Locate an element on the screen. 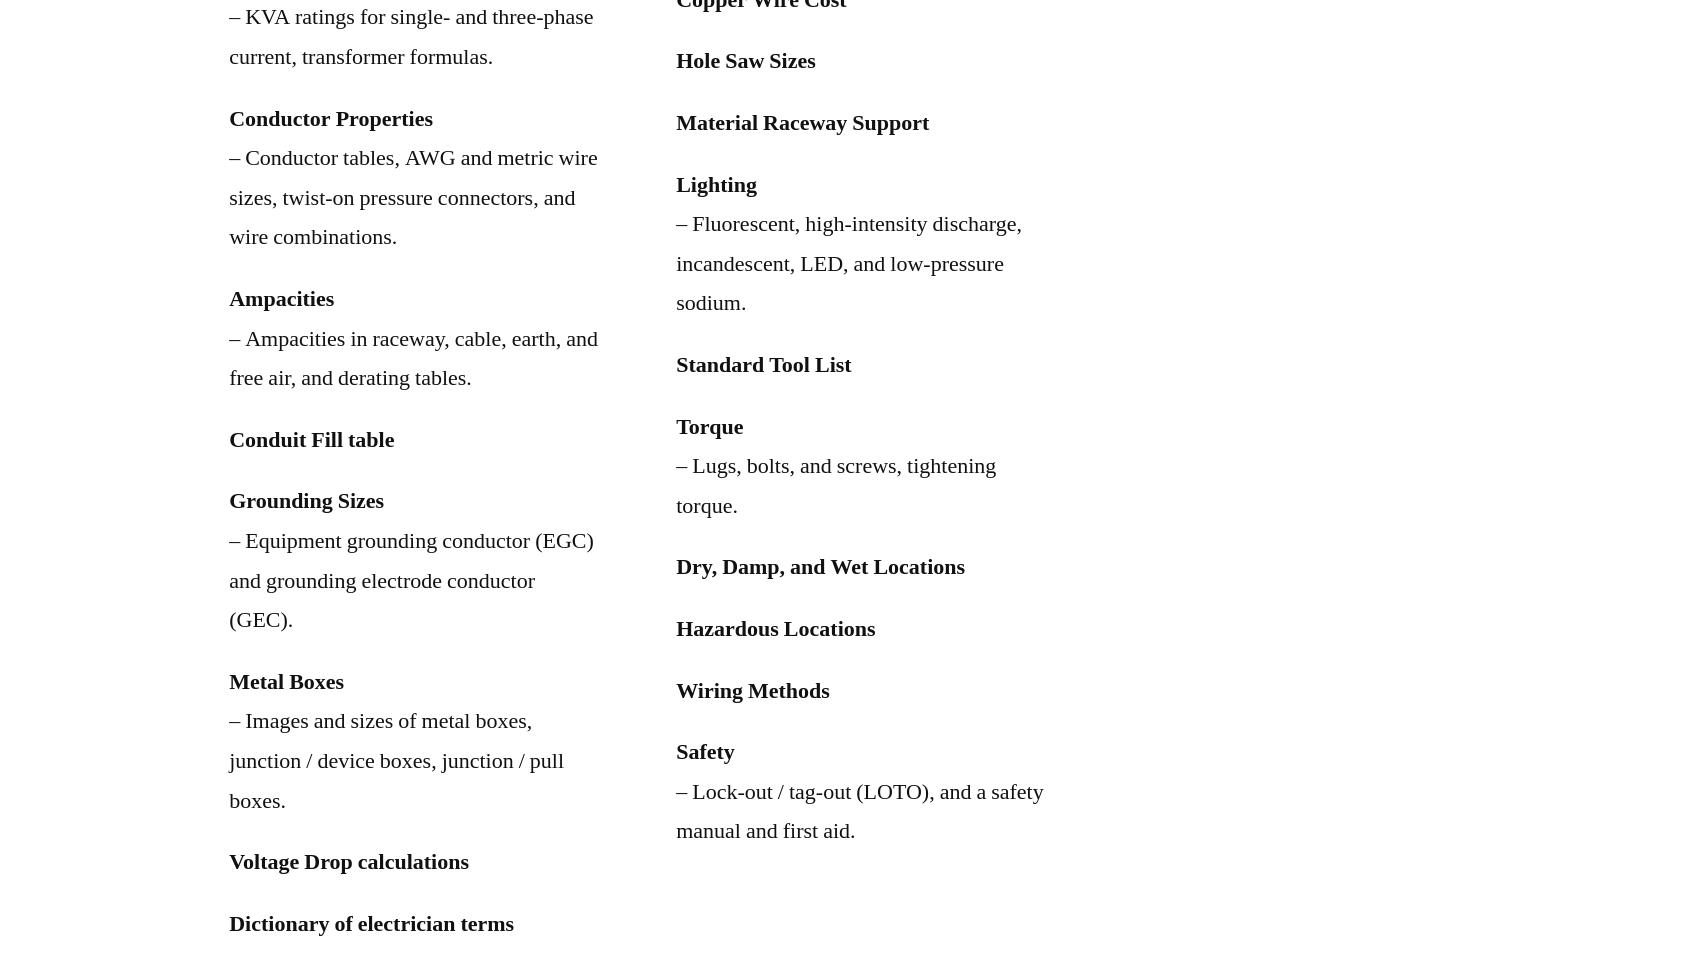 This screenshot has height=954, width=1692. 'Conductor Properties' is located at coordinates (329, 117).